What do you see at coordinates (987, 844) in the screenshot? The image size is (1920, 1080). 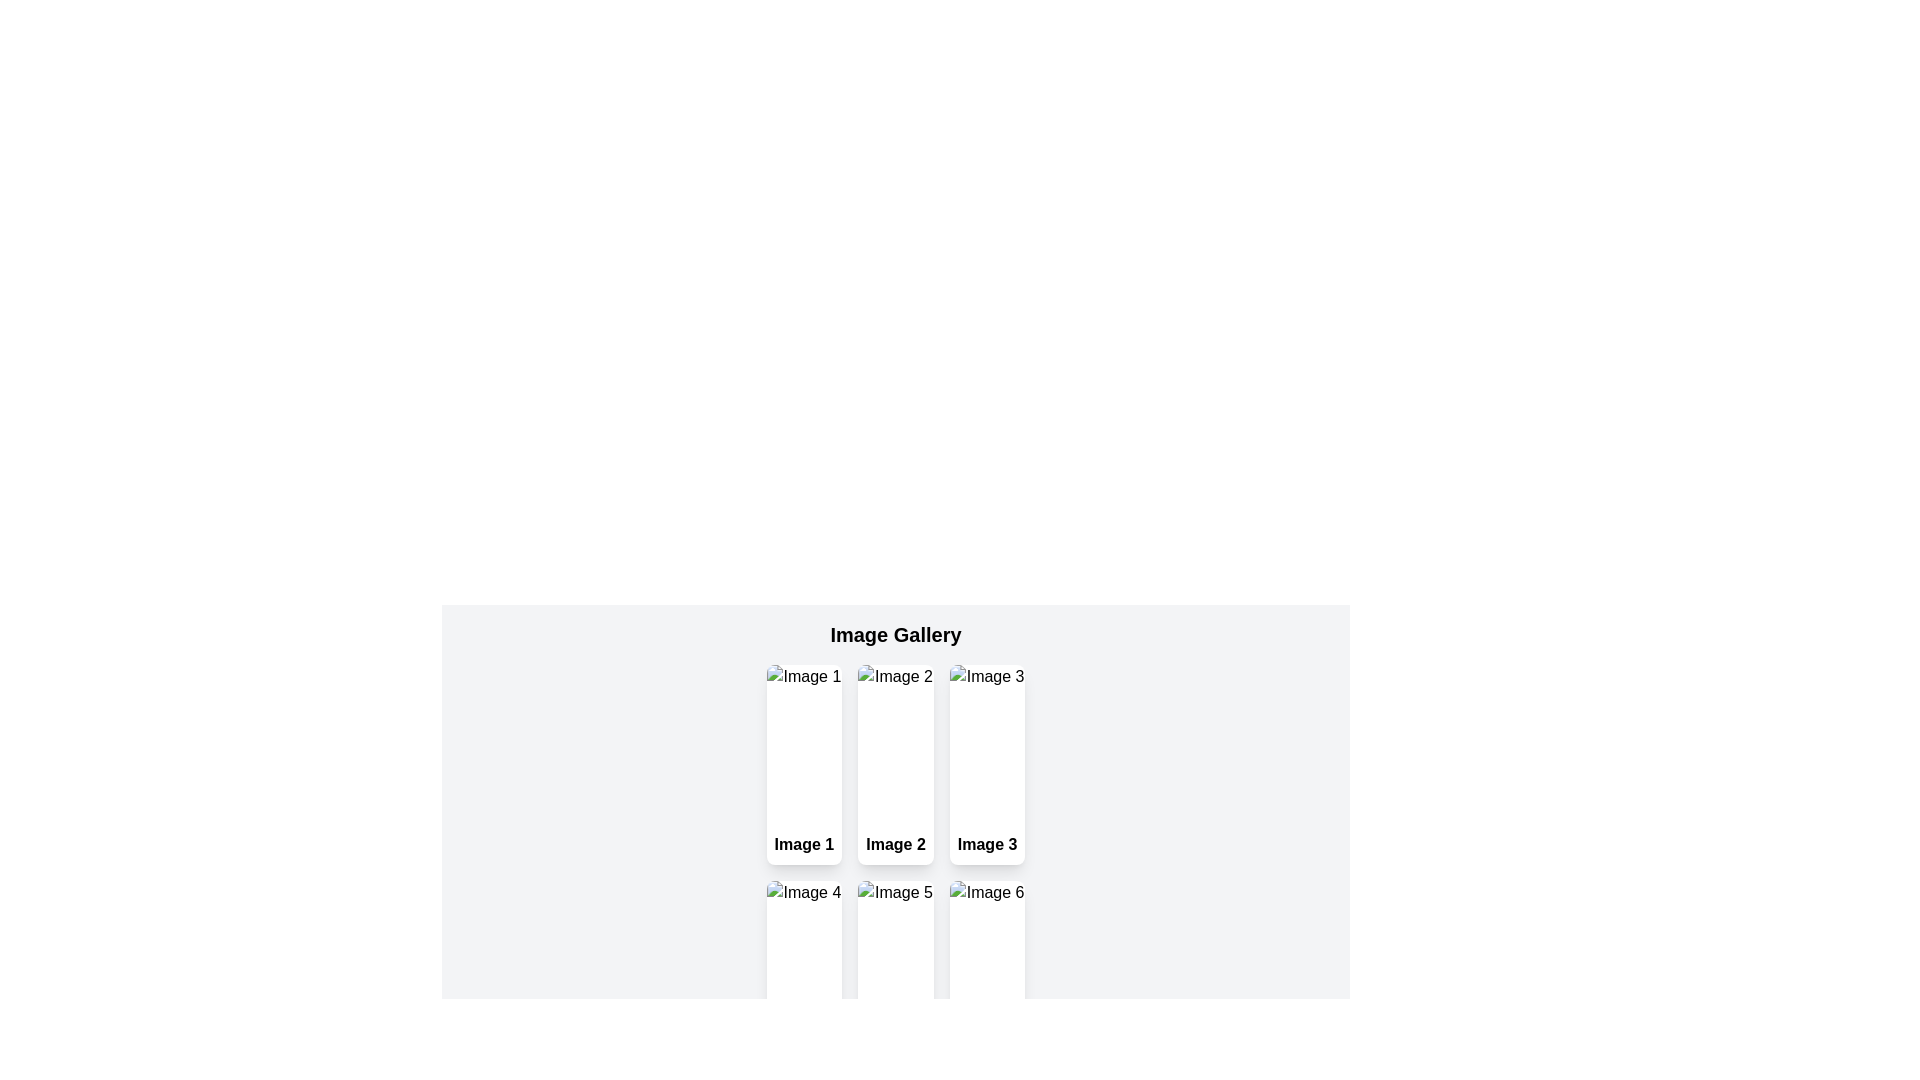 I see `text from the Text Label that displays 'Image 3', which is styled in bold font and aligned centrally as a caption under the adjacent image` at bounding box center [987, 844].